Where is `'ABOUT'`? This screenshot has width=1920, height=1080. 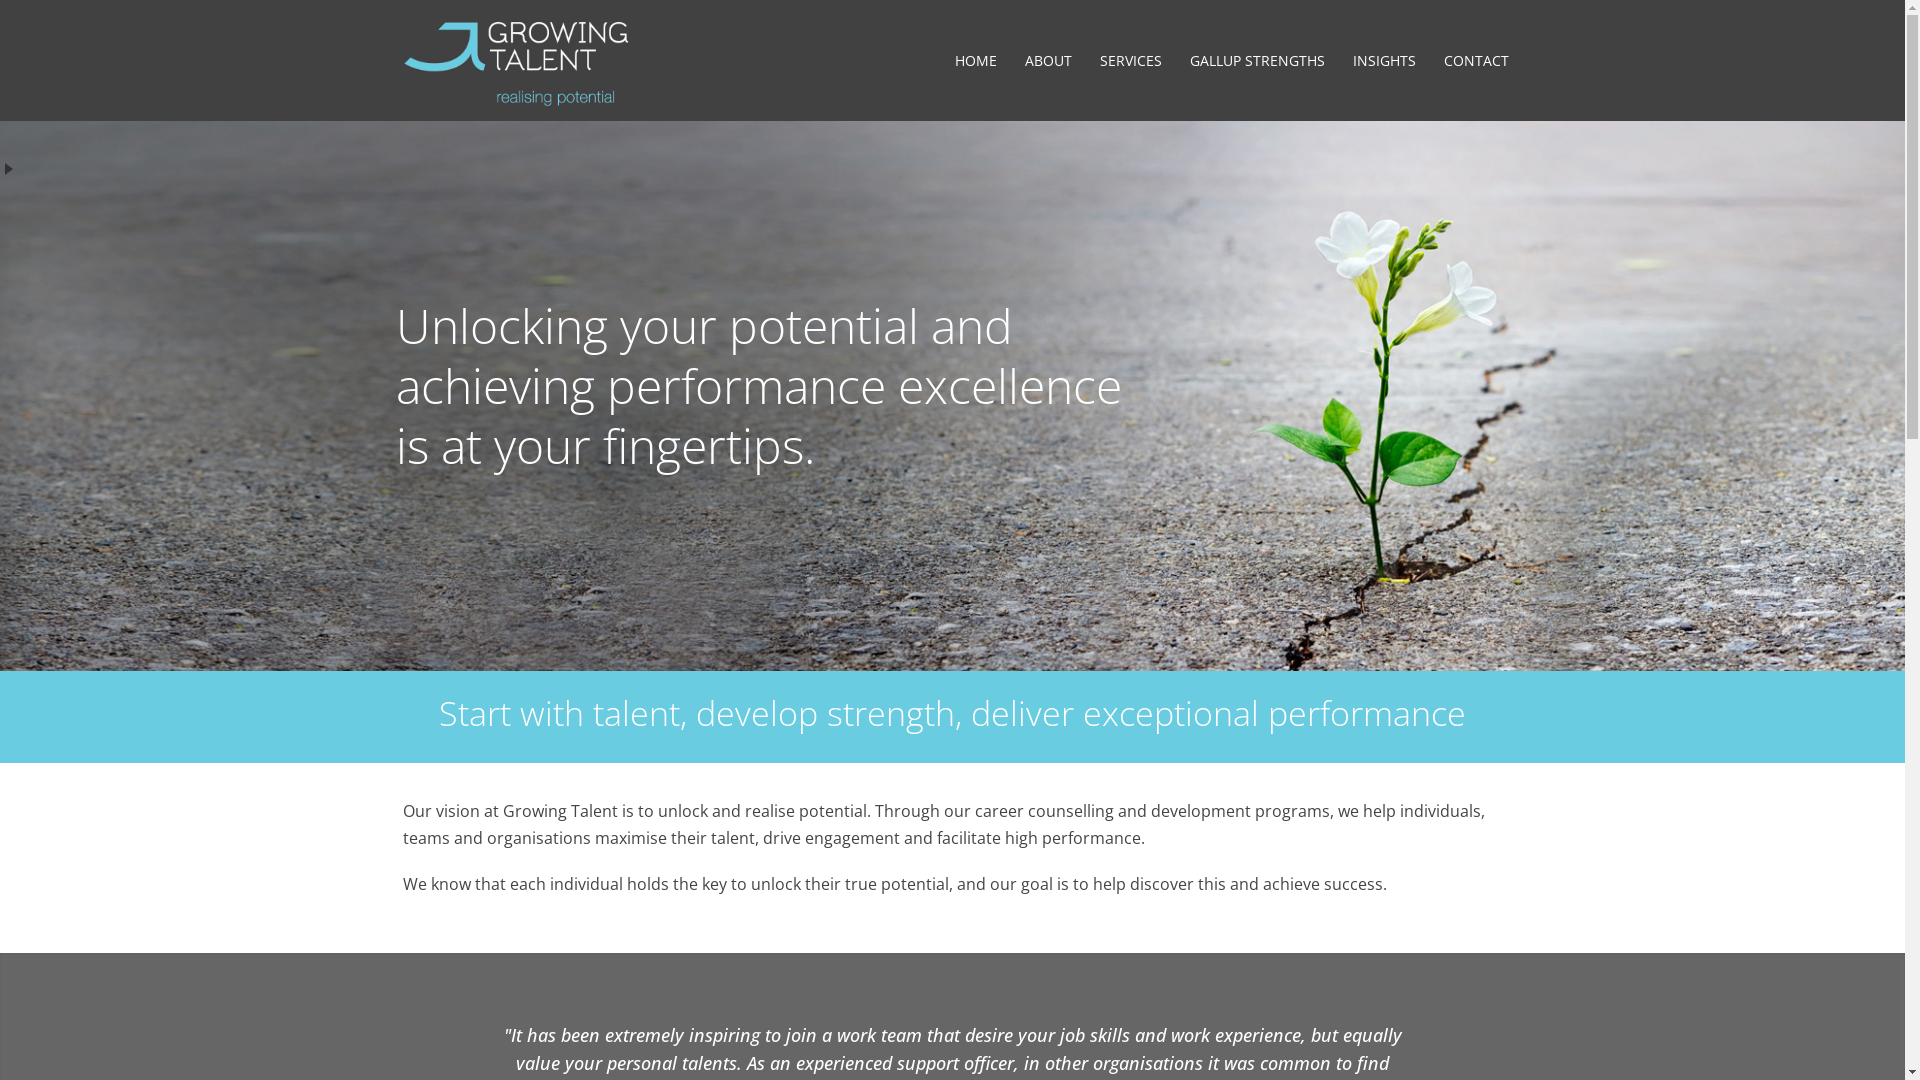
'ABOUT' is located at coordinates (1046, 60).